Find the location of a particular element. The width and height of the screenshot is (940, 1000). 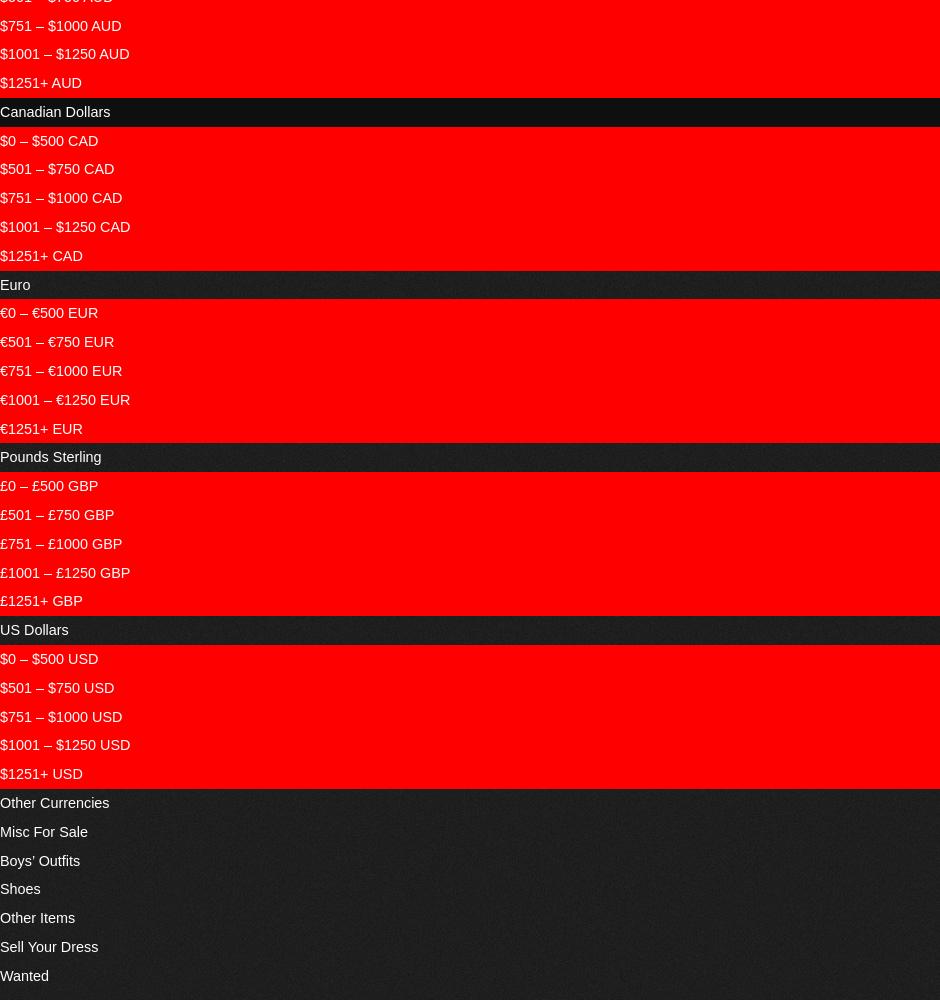

'Gallery' is located at coordinates (462, 44).